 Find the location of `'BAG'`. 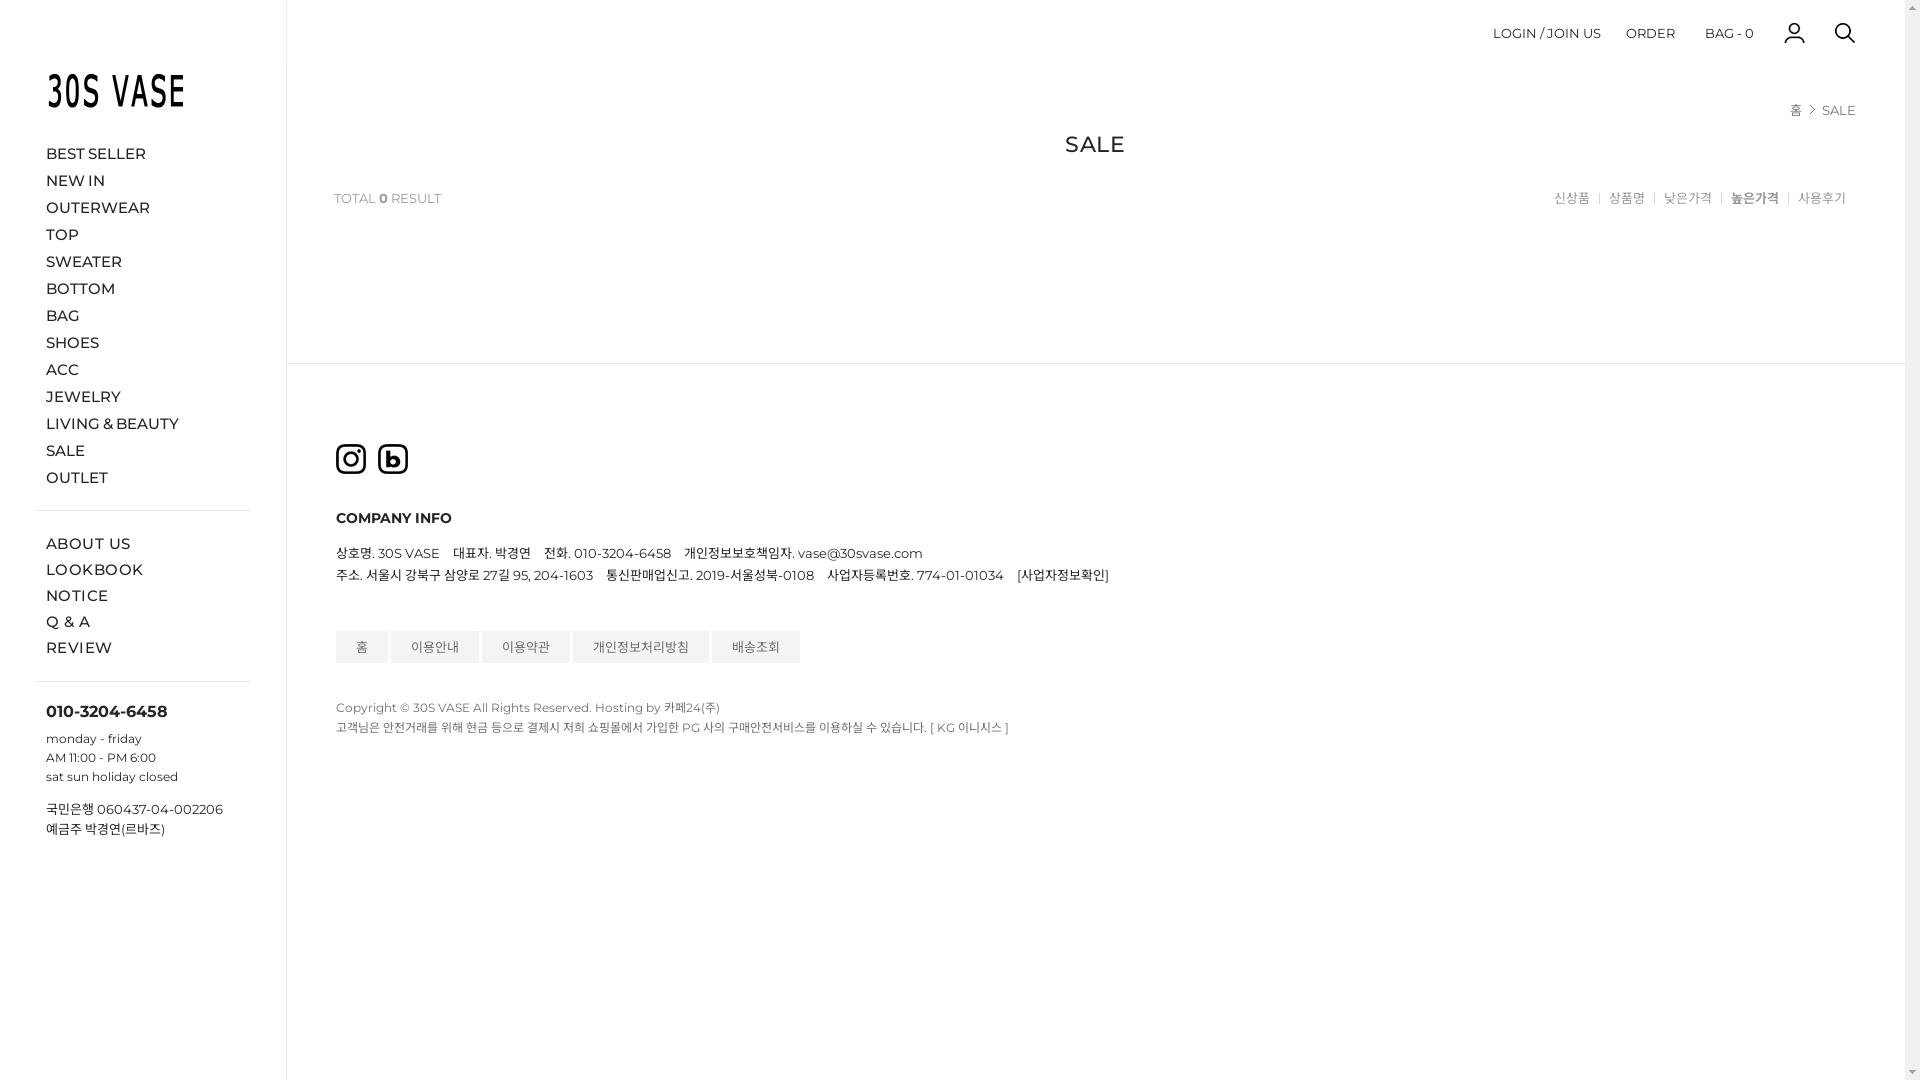

'BAG' is located at coordinates (142, 314).